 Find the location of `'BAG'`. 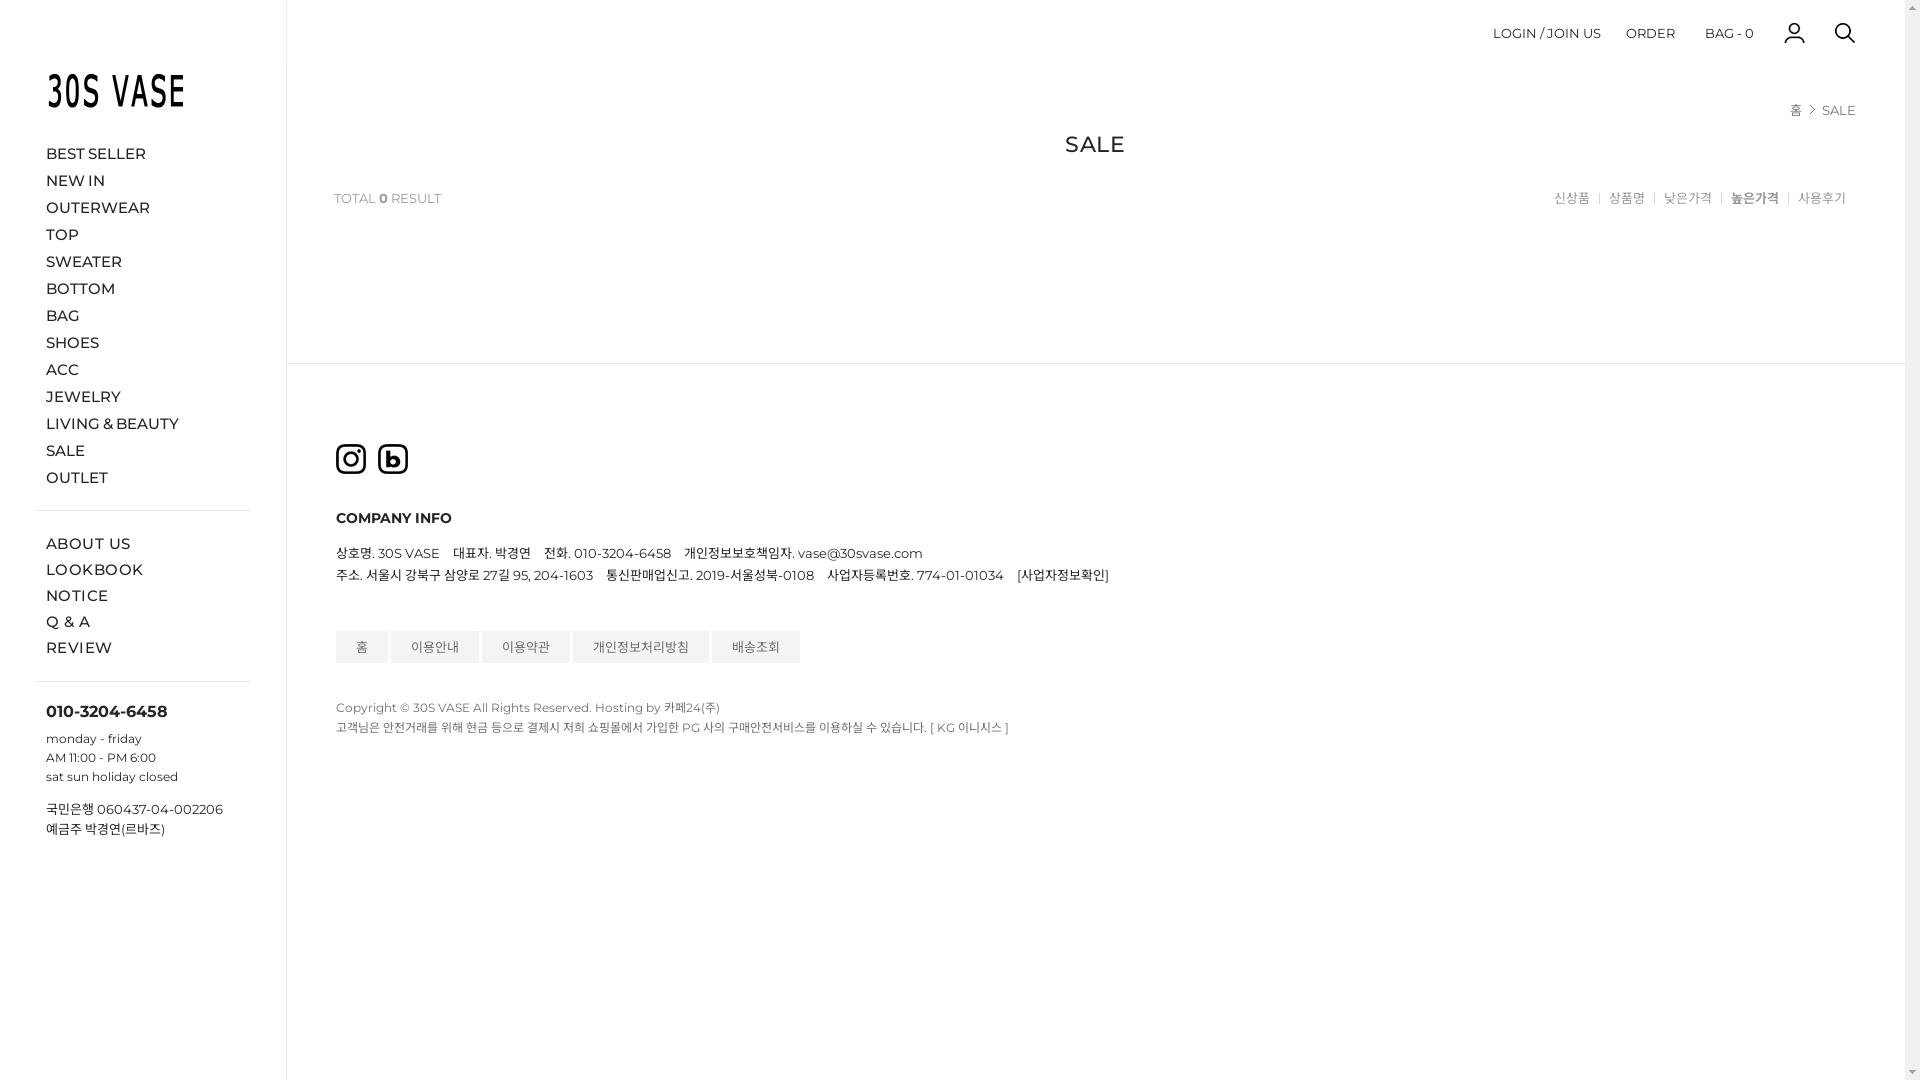

'BAG' is located at coordinates (142, 314).